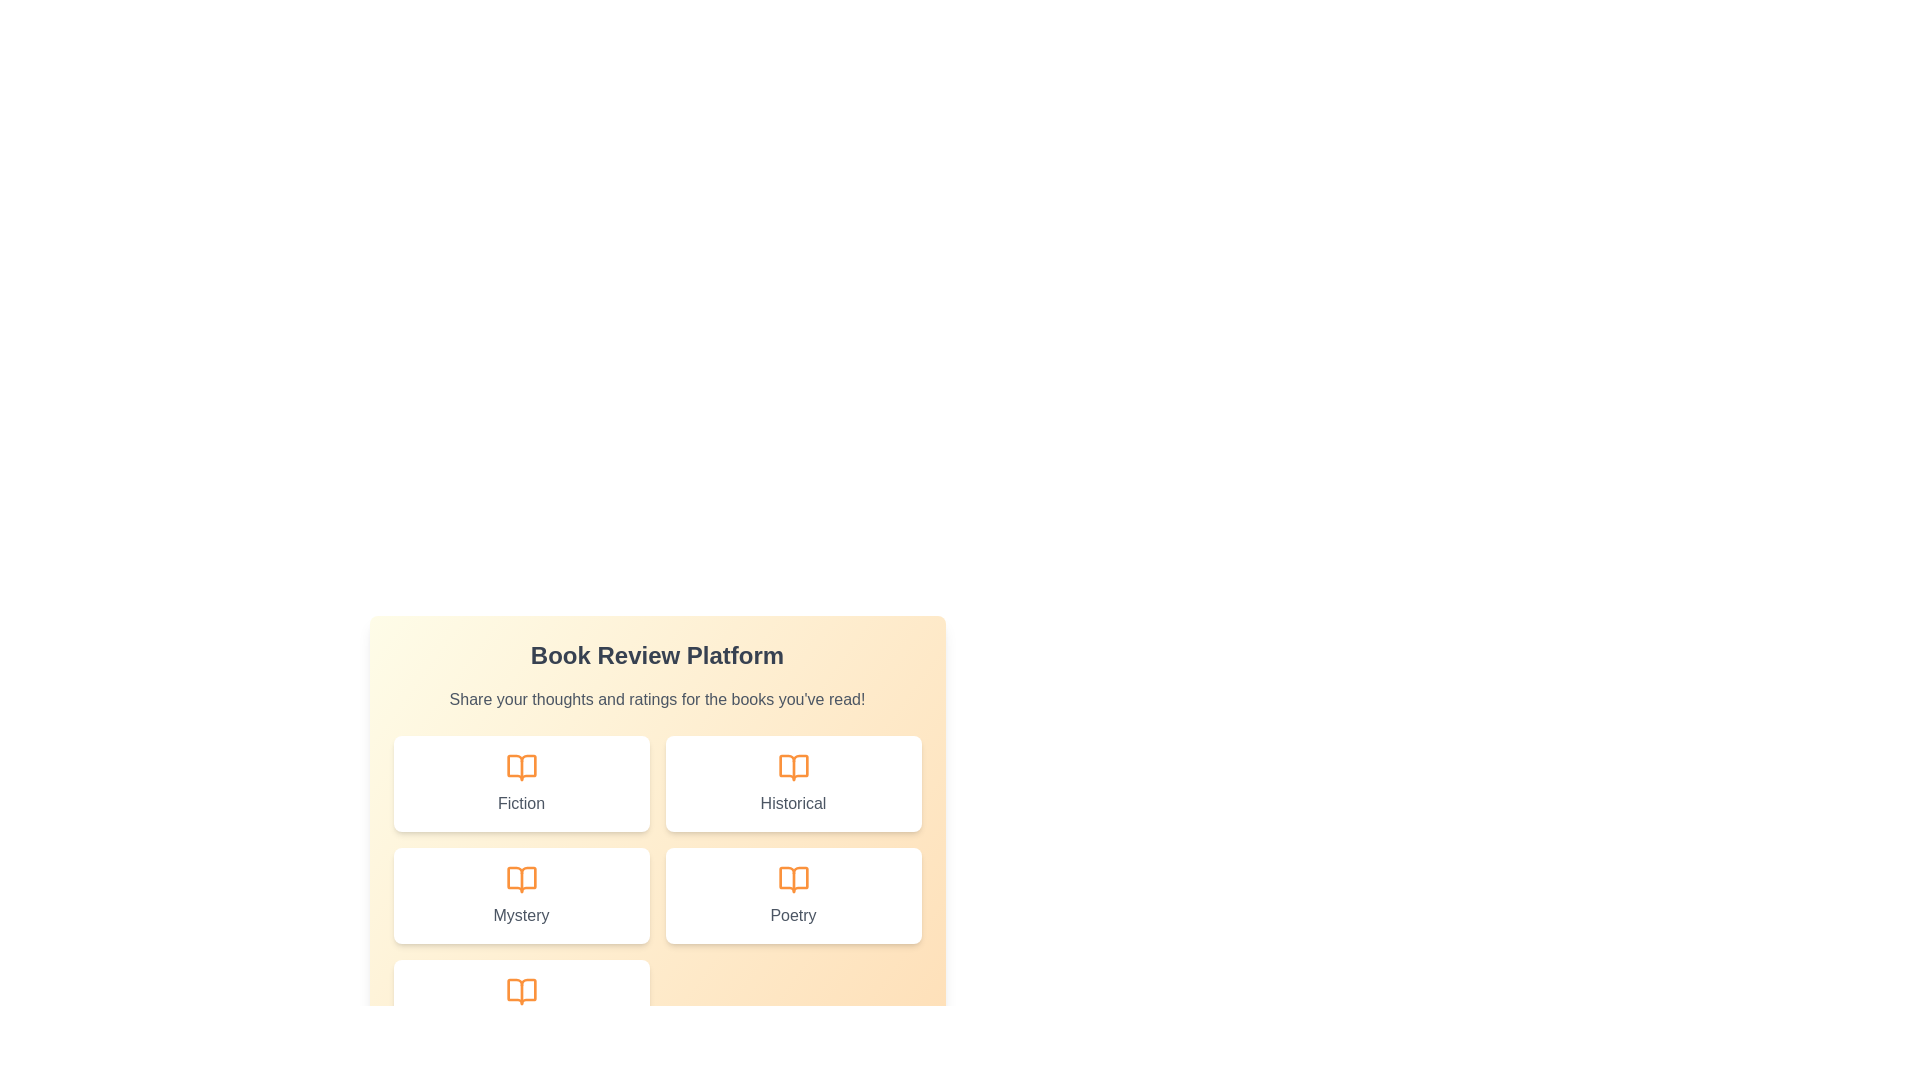 Image resolution: width=1920 pixels, height=1080 pixels. Describe the element at coordinates (792, 878) in the screenshot. I see `the icon associated with the 'Poetry' category` at that location.